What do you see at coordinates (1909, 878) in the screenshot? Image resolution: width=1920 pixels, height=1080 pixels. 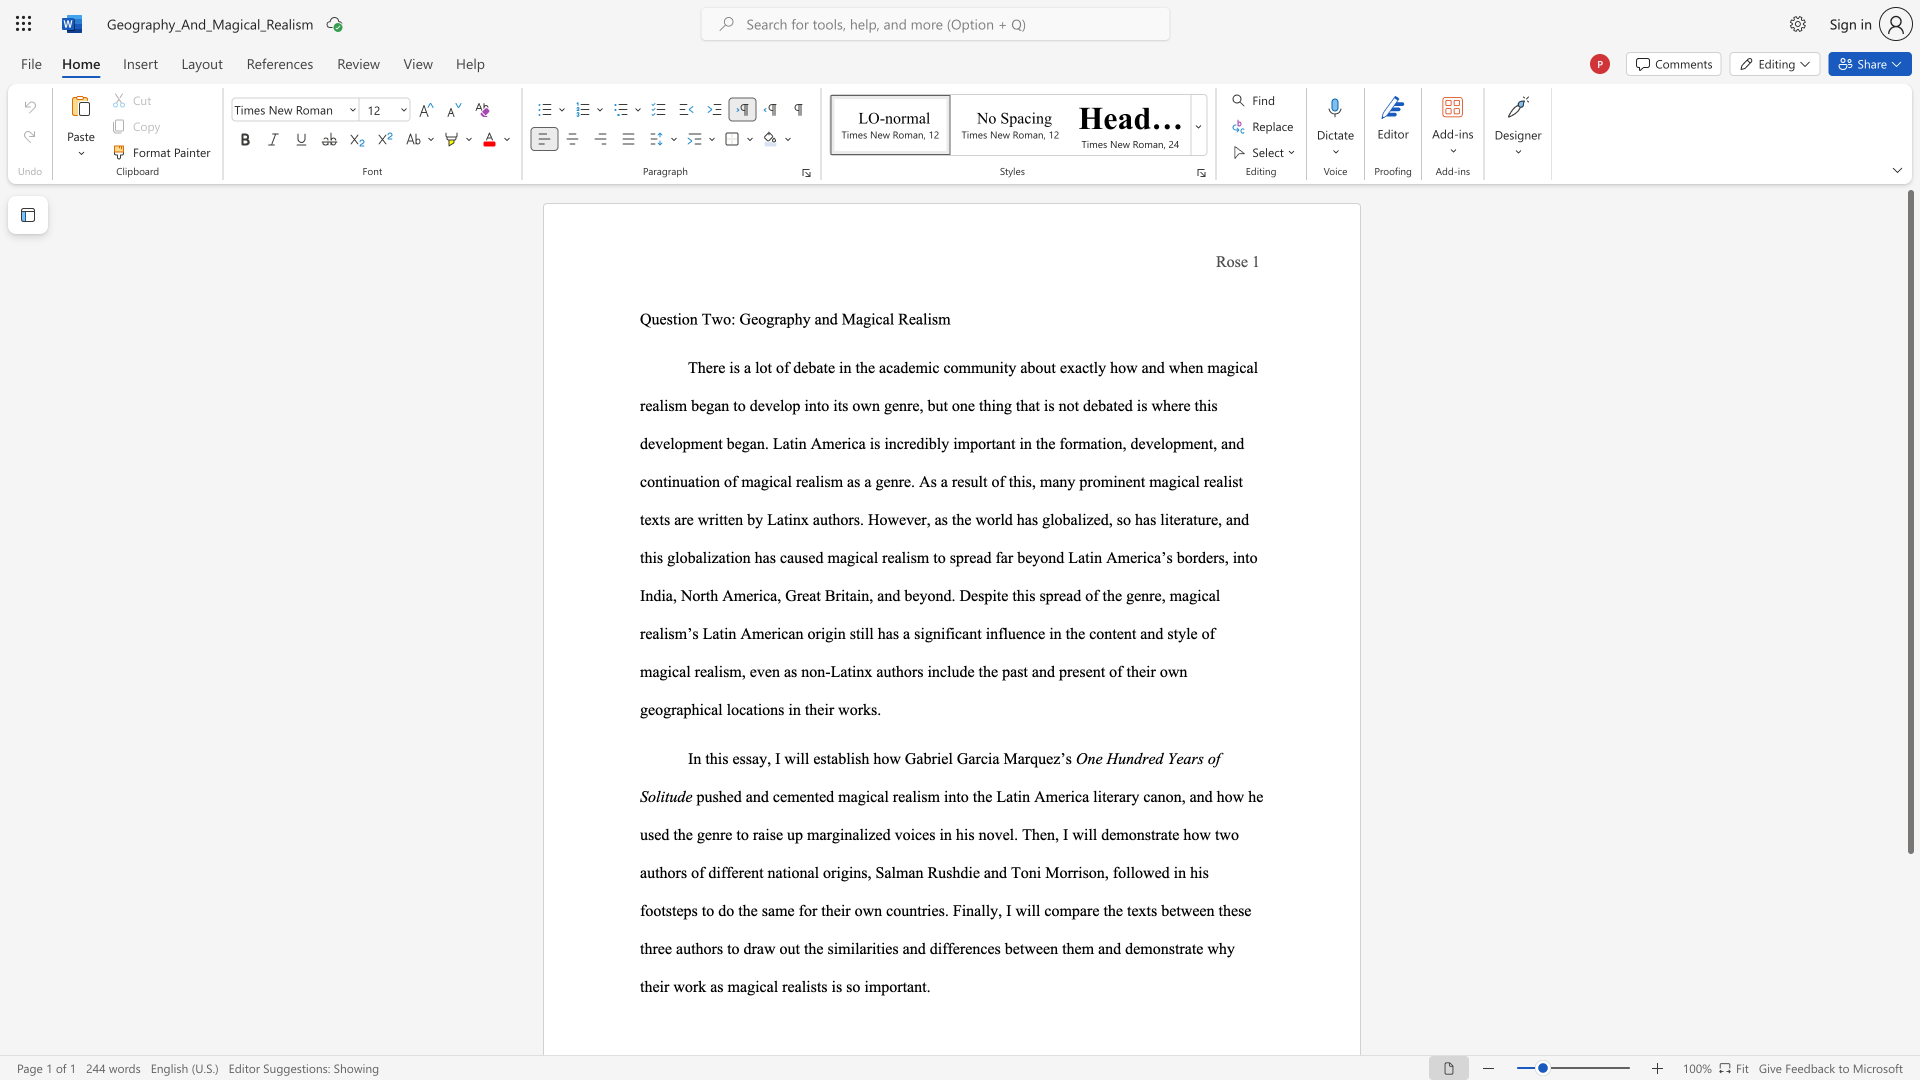 I see `the scrollbar to move the content lower` at bounding box center [1909, 878].